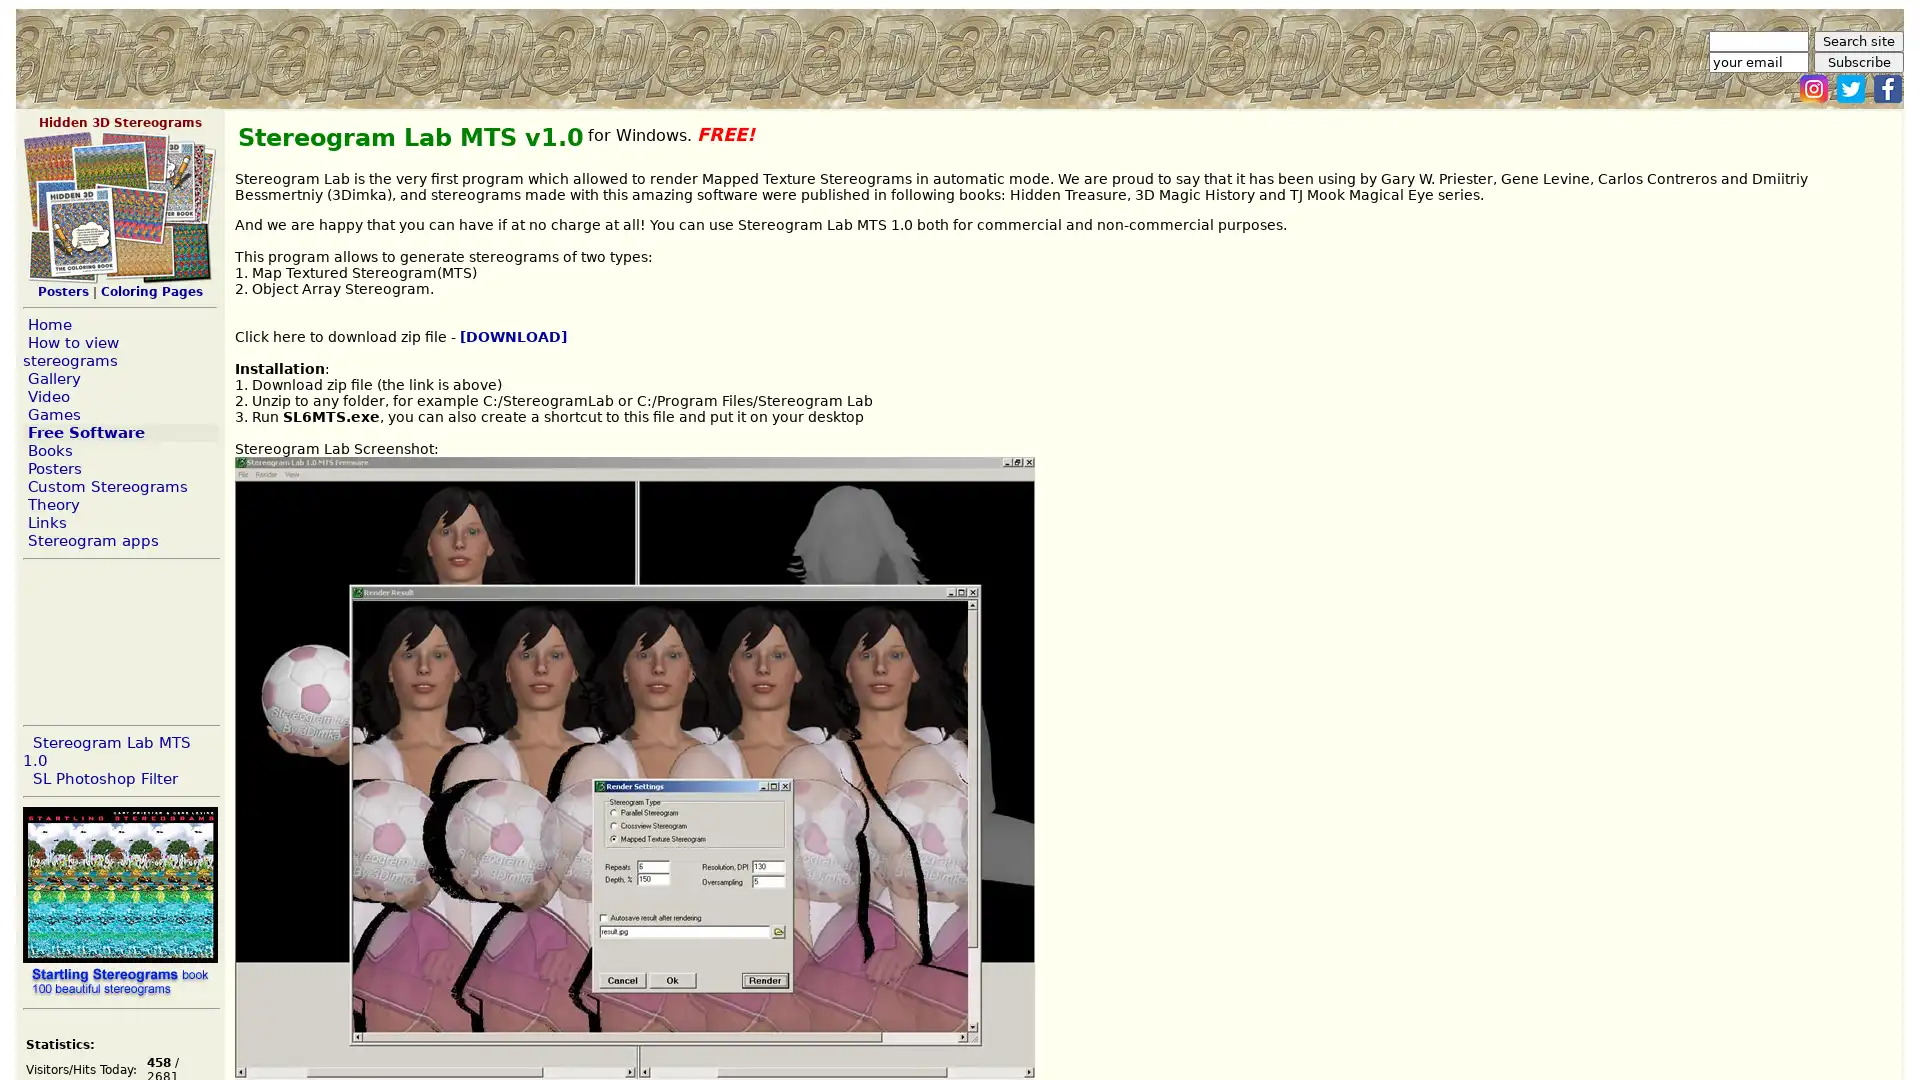 Image resolution: width=1920 pixels, height=1080 pixels. Describe the element at coordinates (1857, 61) in the screenshot. I see `Subscribe` at that location.